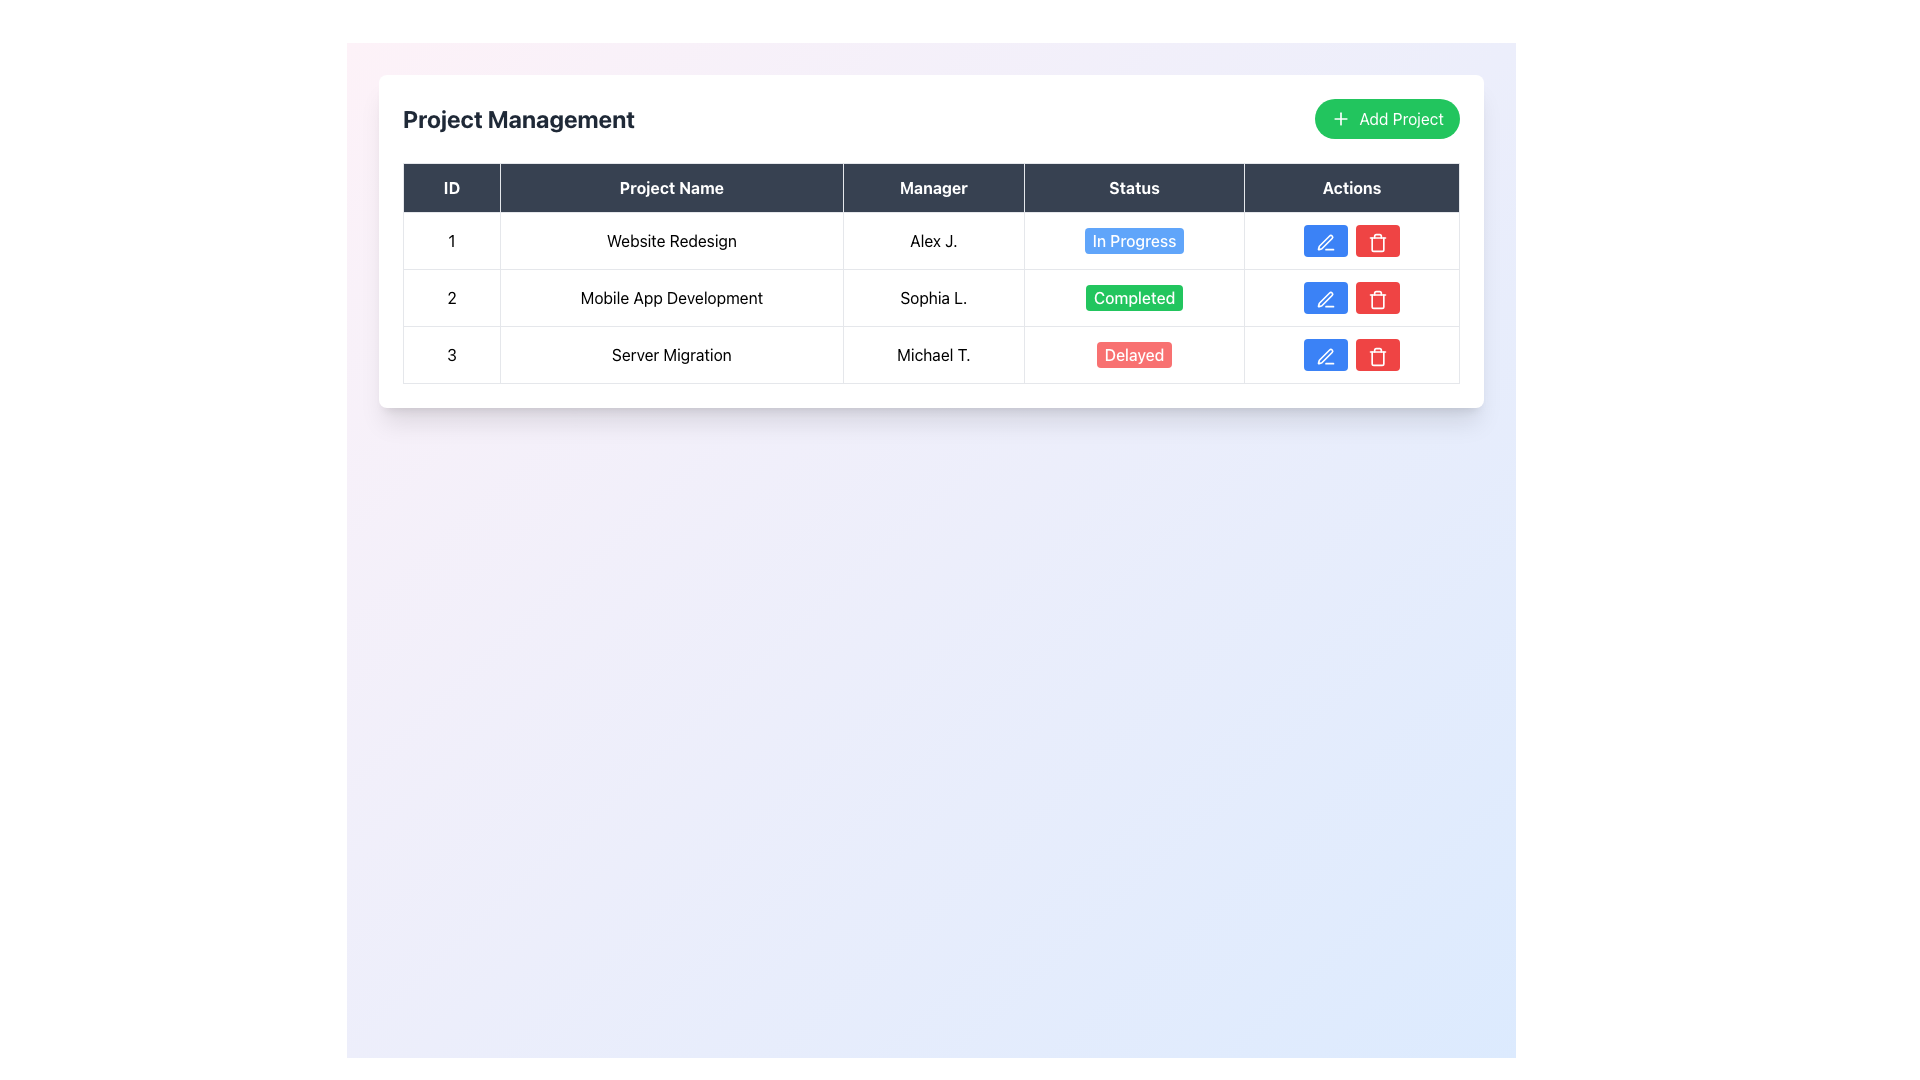 The image size is (1920, 1080). Describe the element at coordinates (1326, 241) in the screenshot. I see `the edit action button, which is the first button in the 'Actions' column of the first row in the table` at that location.